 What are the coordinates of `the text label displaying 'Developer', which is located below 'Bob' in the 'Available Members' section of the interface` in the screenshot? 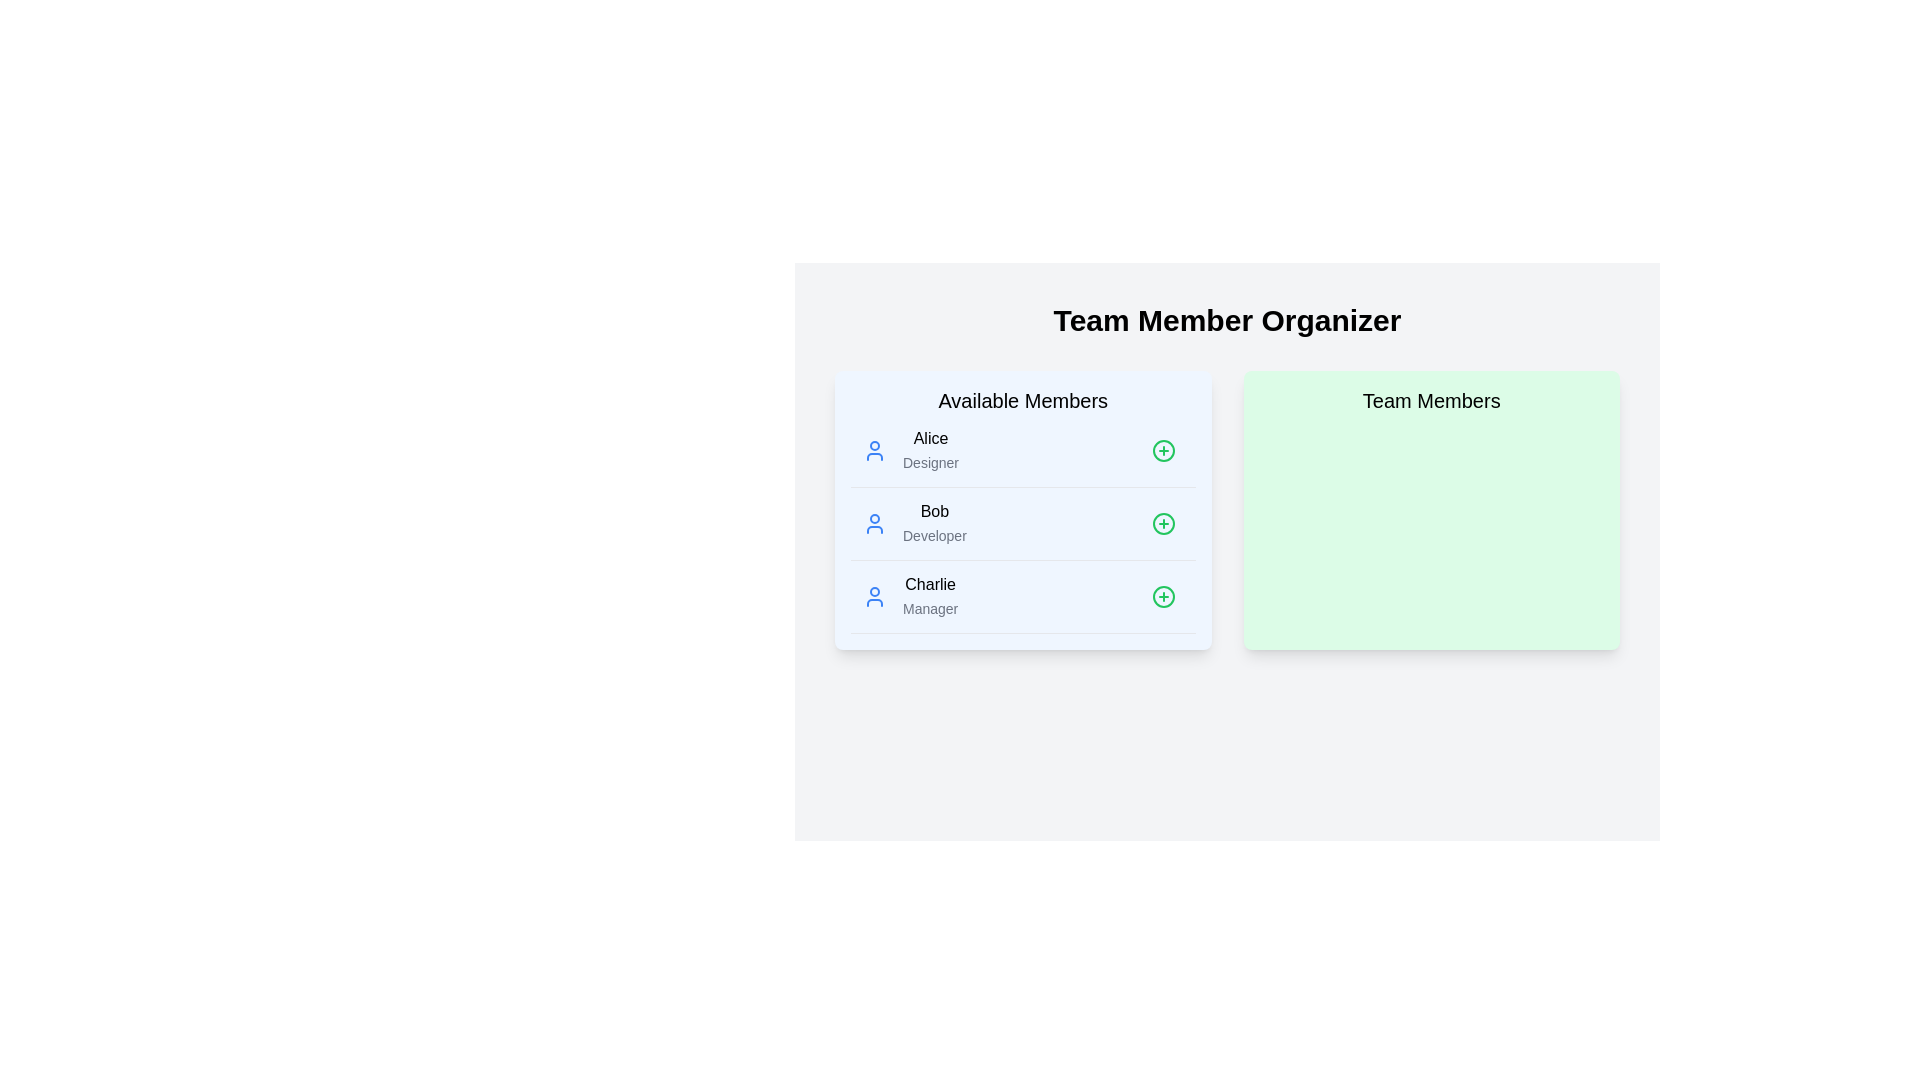 It's located at (933, 535).